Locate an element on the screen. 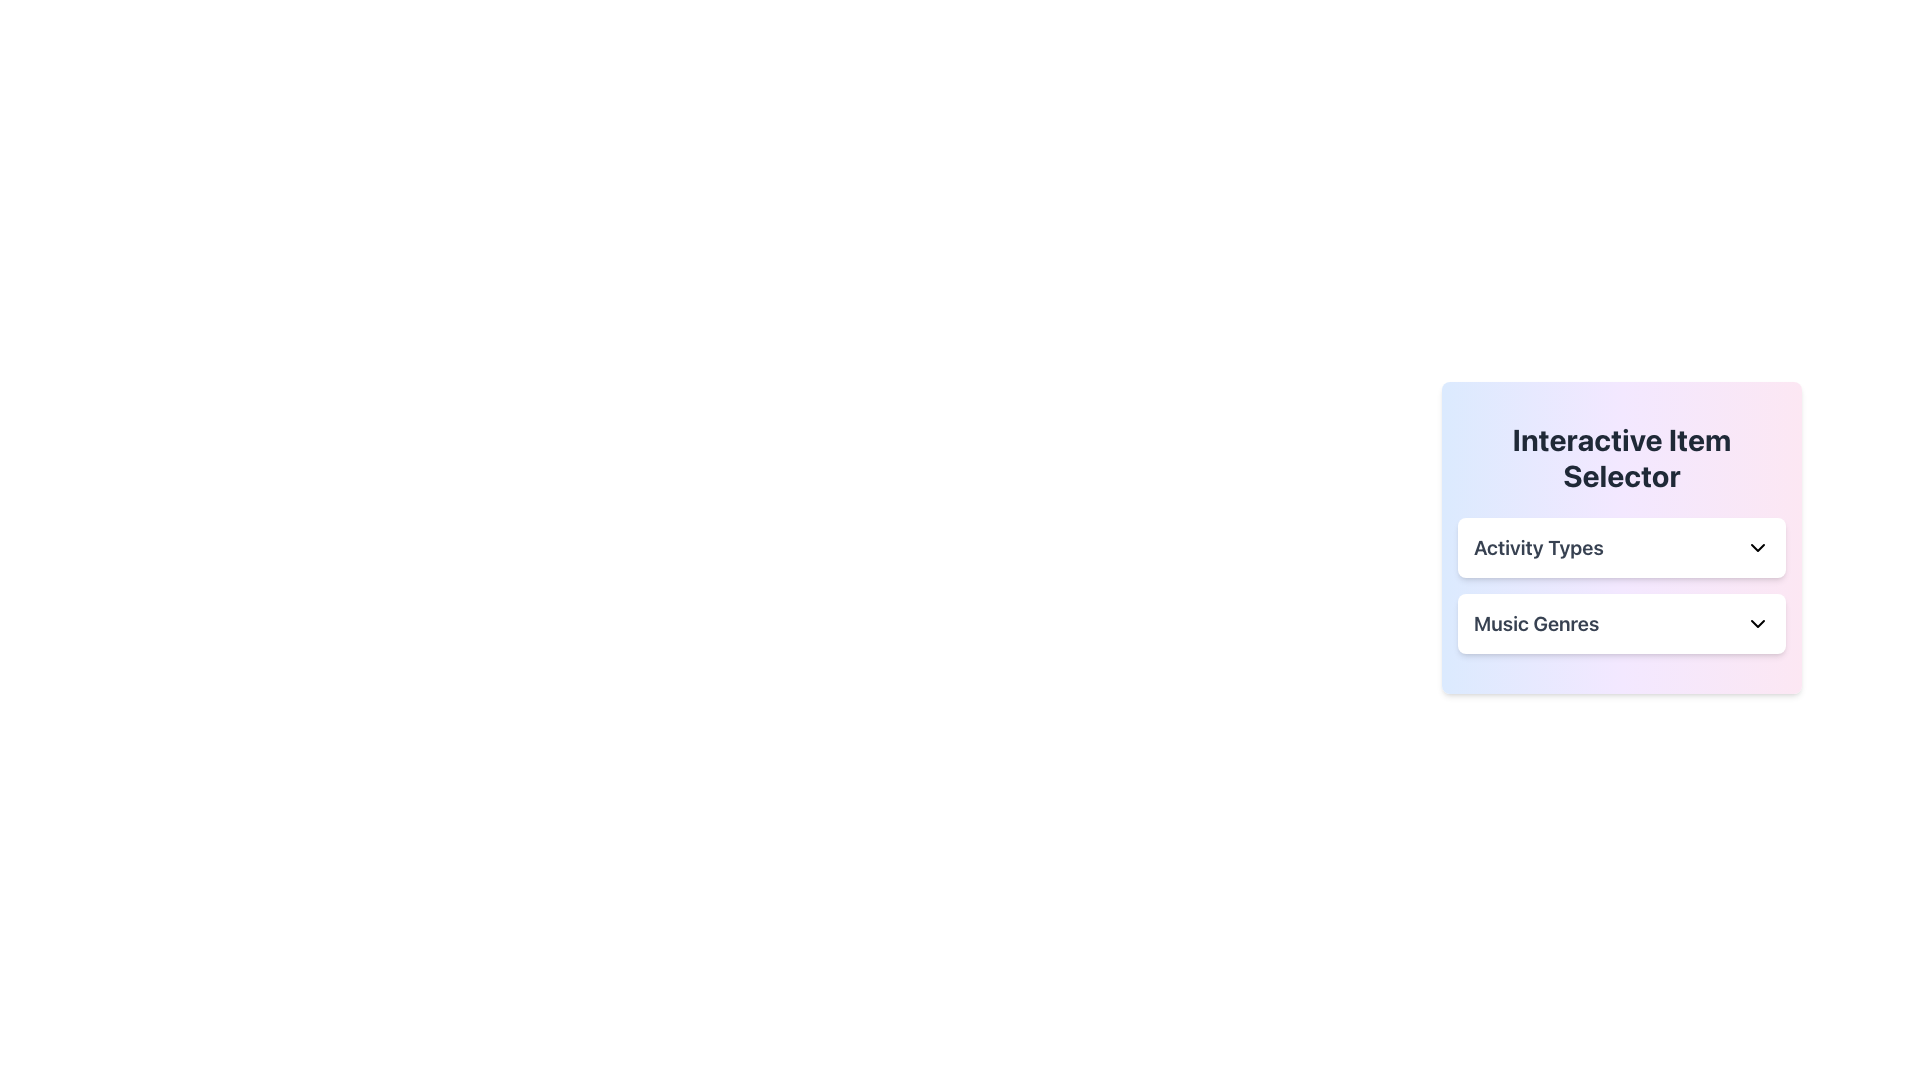  the dropdown icon is located at coordinates (1756, 547).